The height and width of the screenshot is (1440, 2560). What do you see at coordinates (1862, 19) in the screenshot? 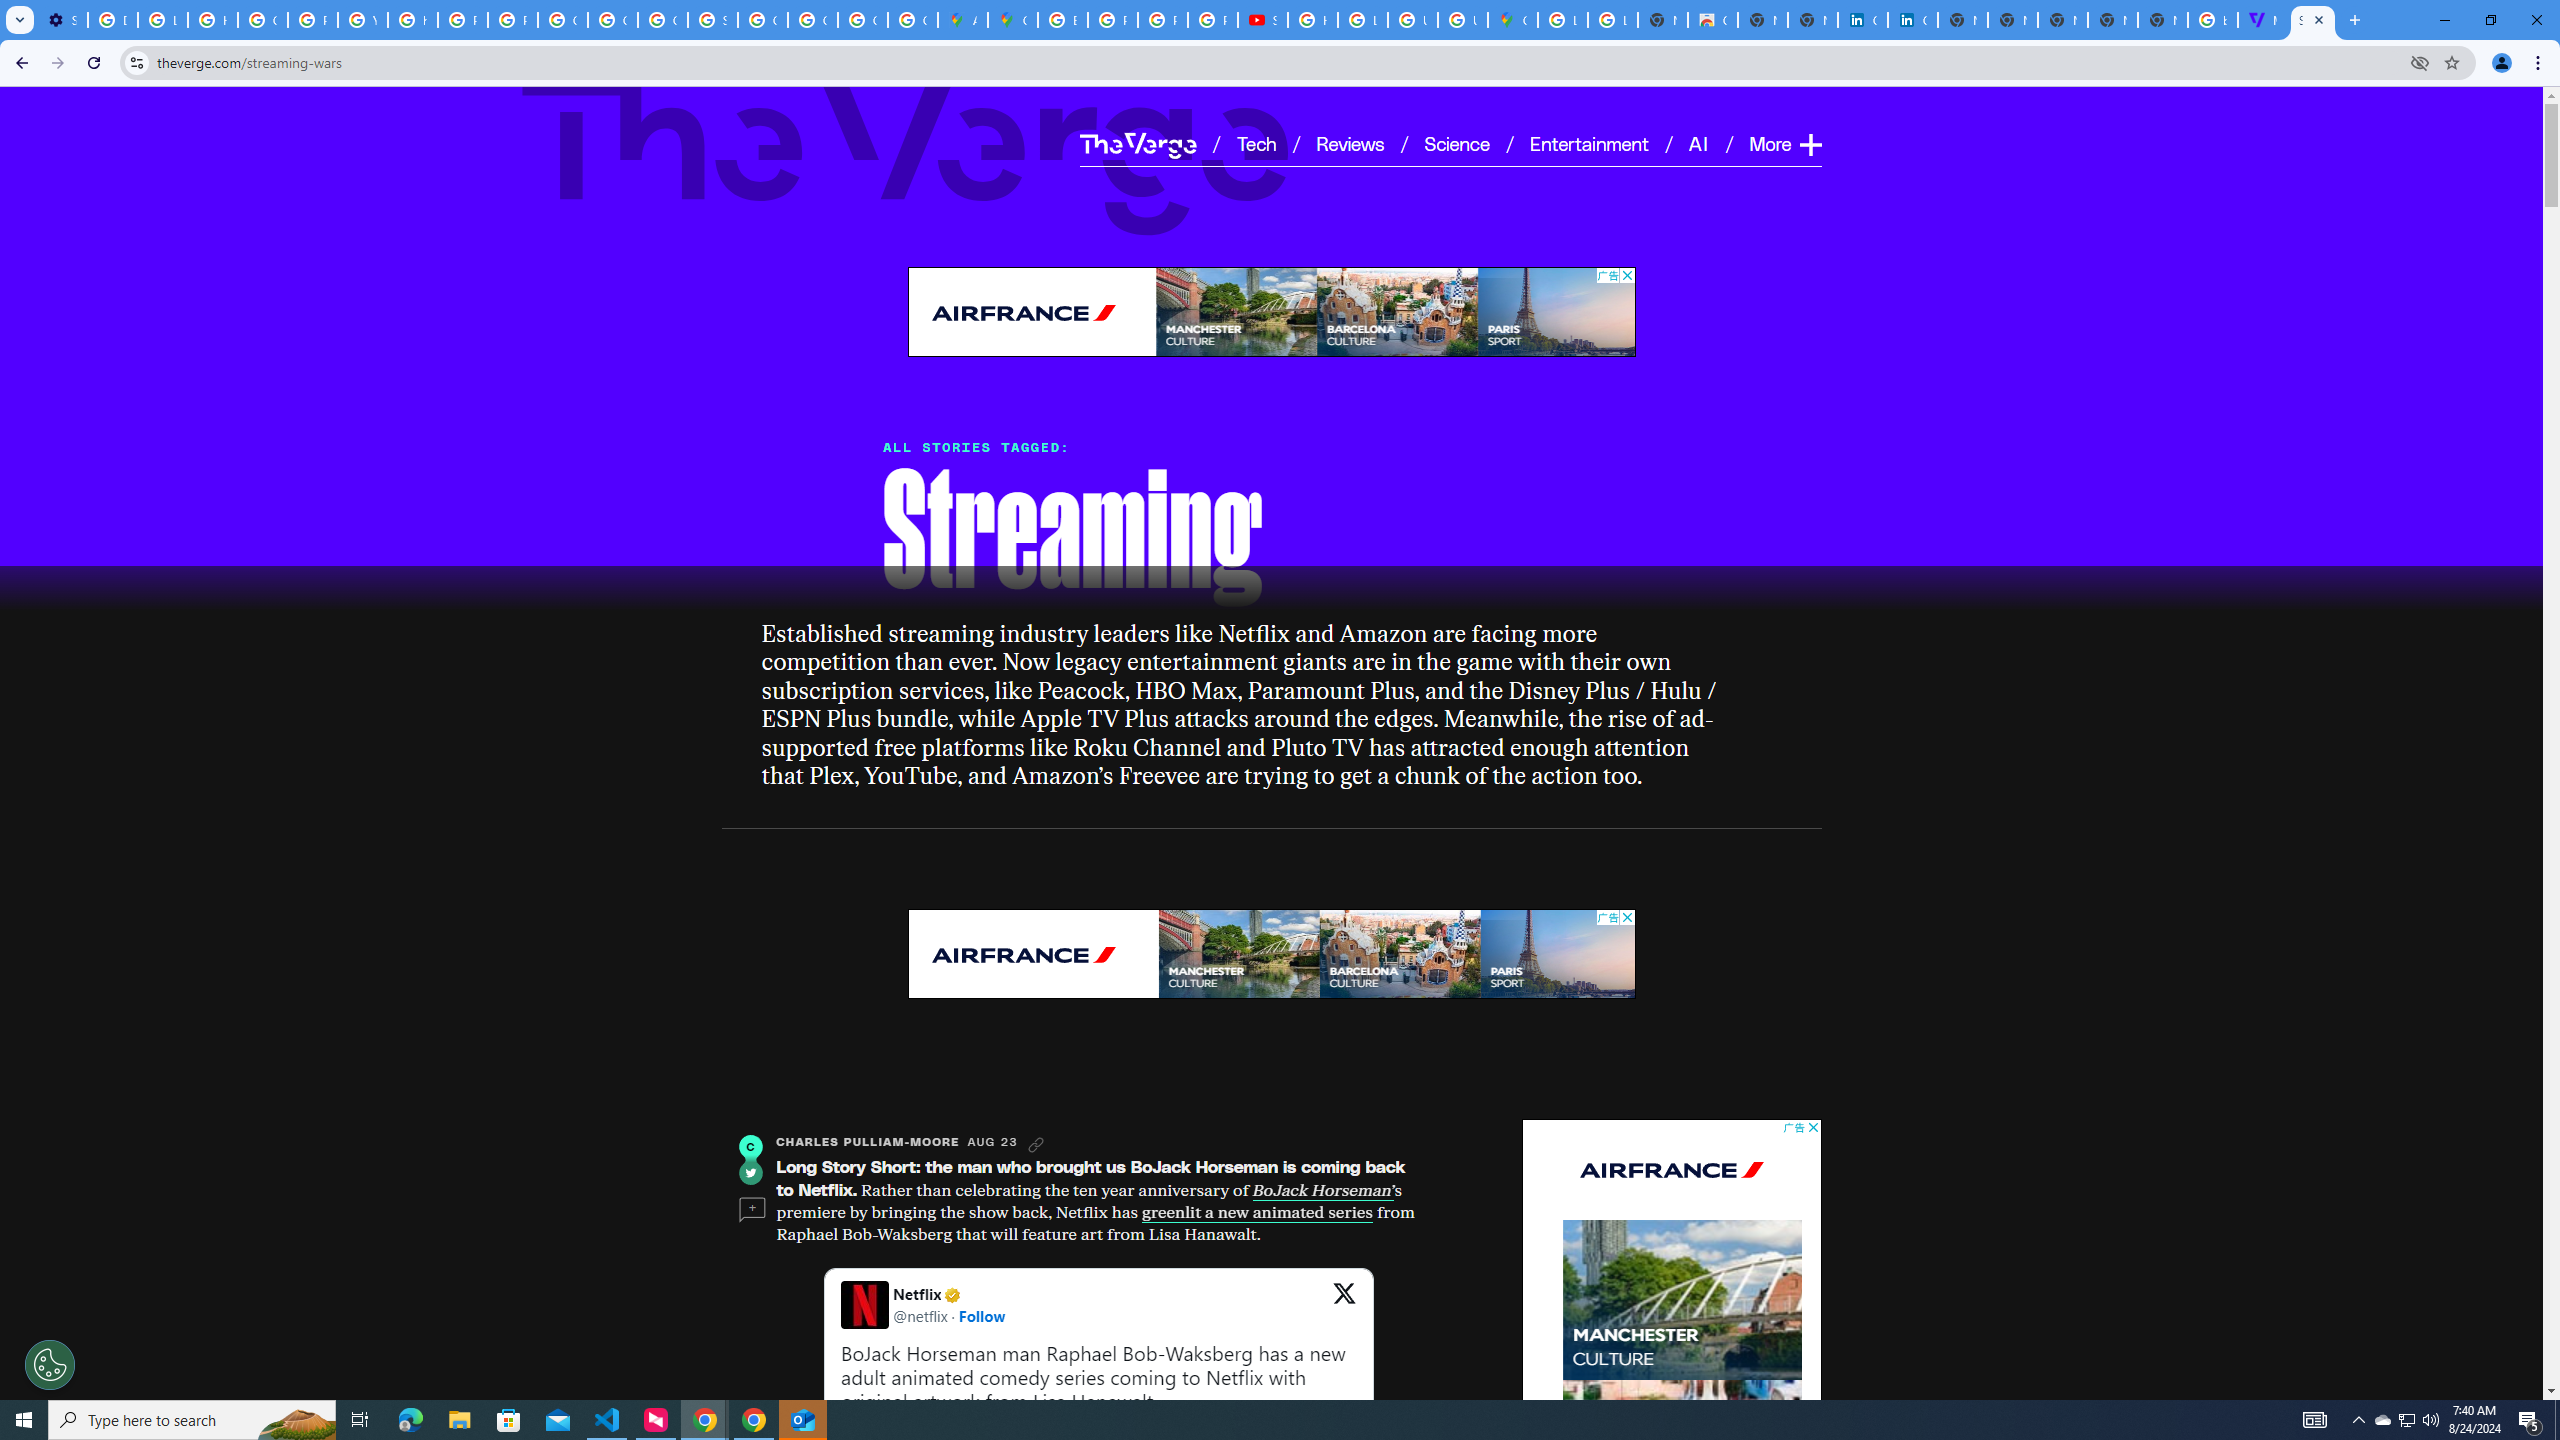
I see `'Cookie Policy | LinkedIn'` at bounding box center [1862, 19].